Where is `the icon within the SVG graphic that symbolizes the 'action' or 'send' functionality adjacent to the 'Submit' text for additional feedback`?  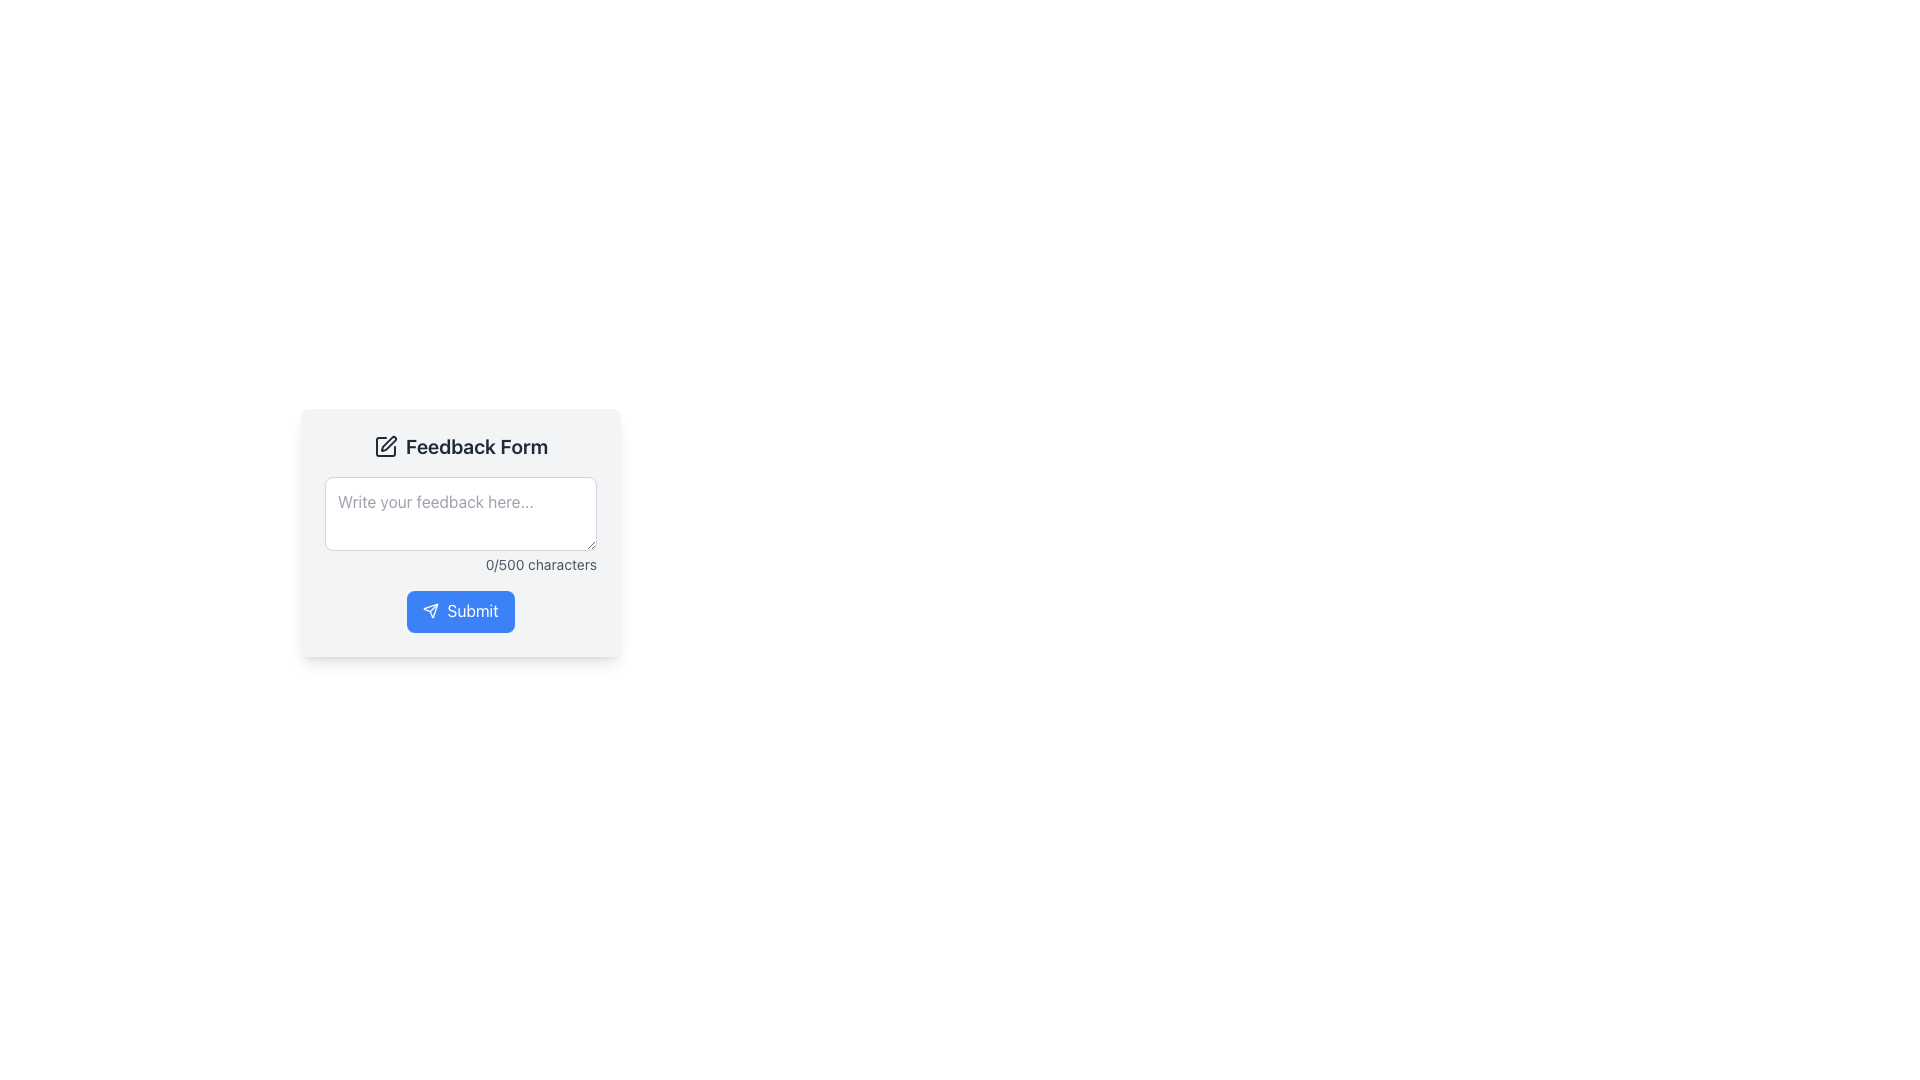 the icon within the SVG graphic that symbolizes the 'action' or 'send' functionality adjacent to the 'Submit' text for additional feedback is located at coordinates (430, 609).